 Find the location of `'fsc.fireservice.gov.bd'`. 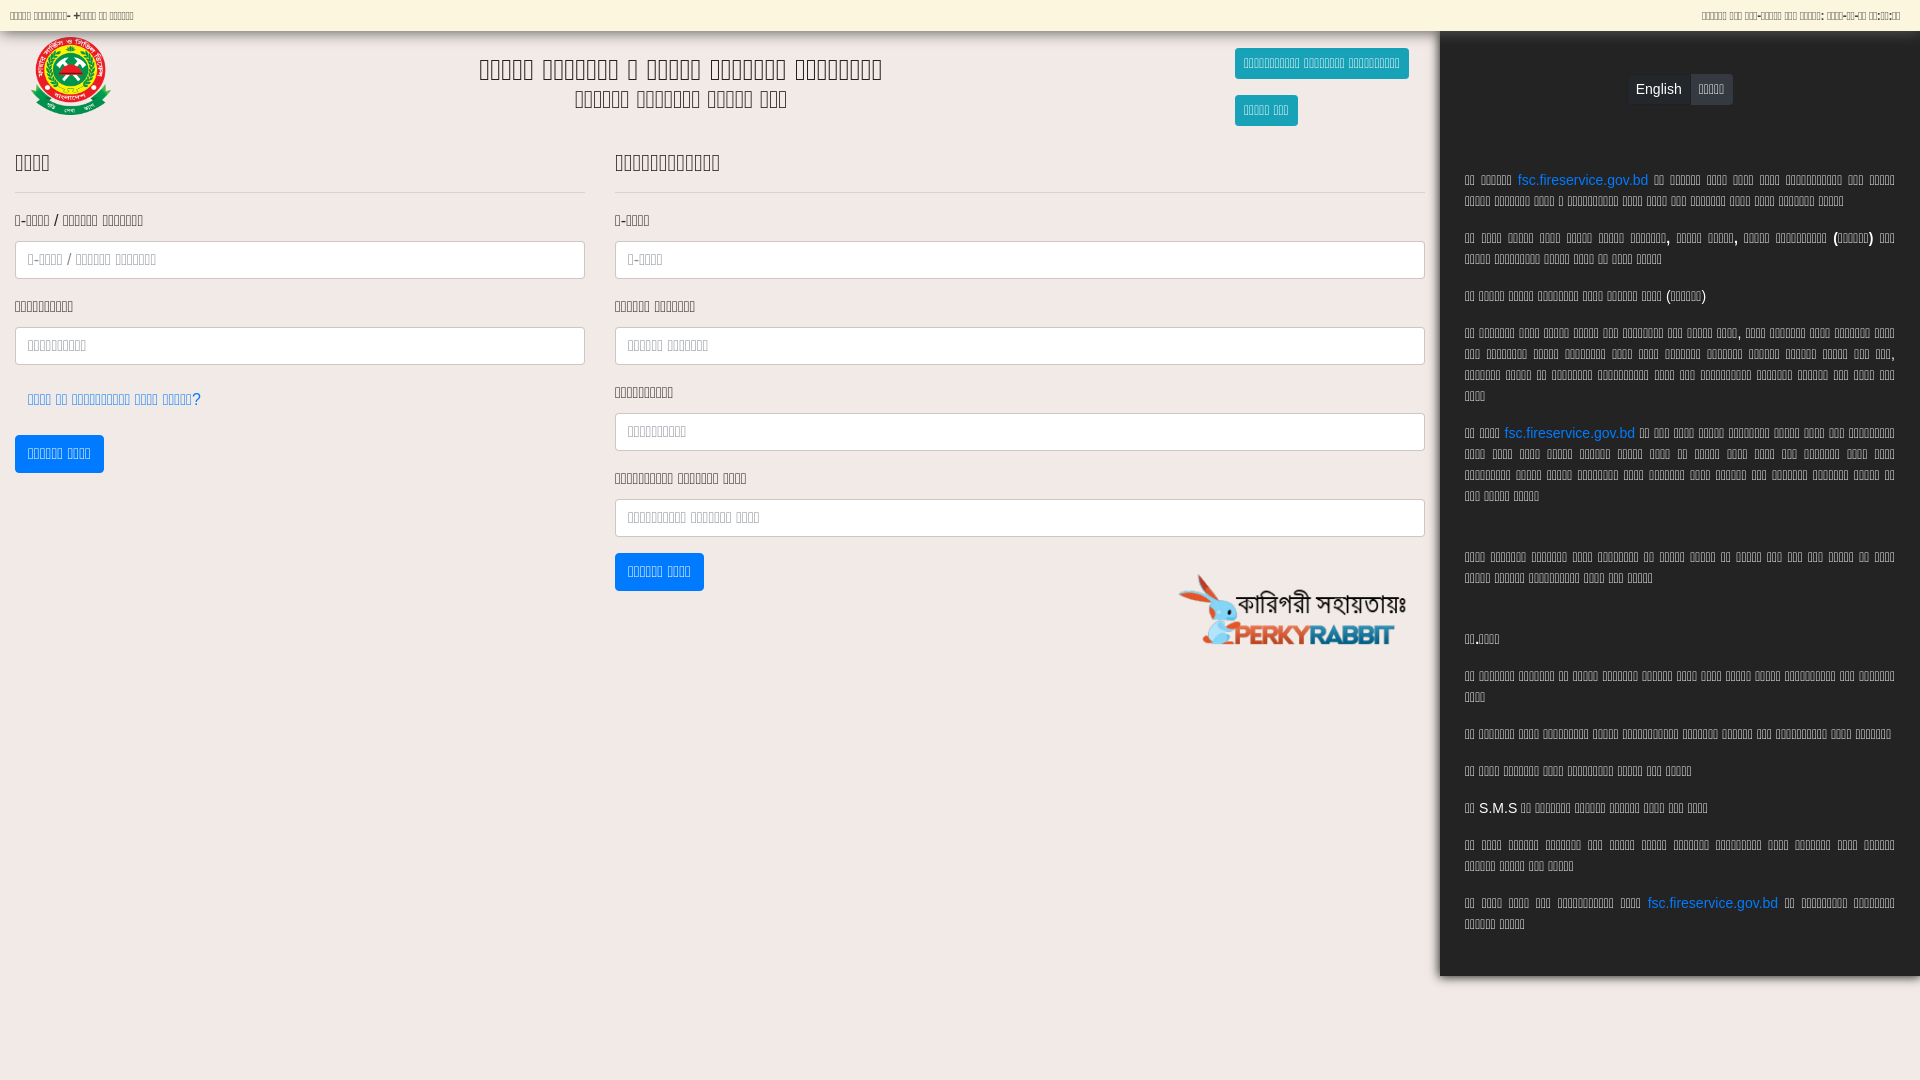

'fsc.fireservice.gov.bd' is located at coordinates (1712, 902).